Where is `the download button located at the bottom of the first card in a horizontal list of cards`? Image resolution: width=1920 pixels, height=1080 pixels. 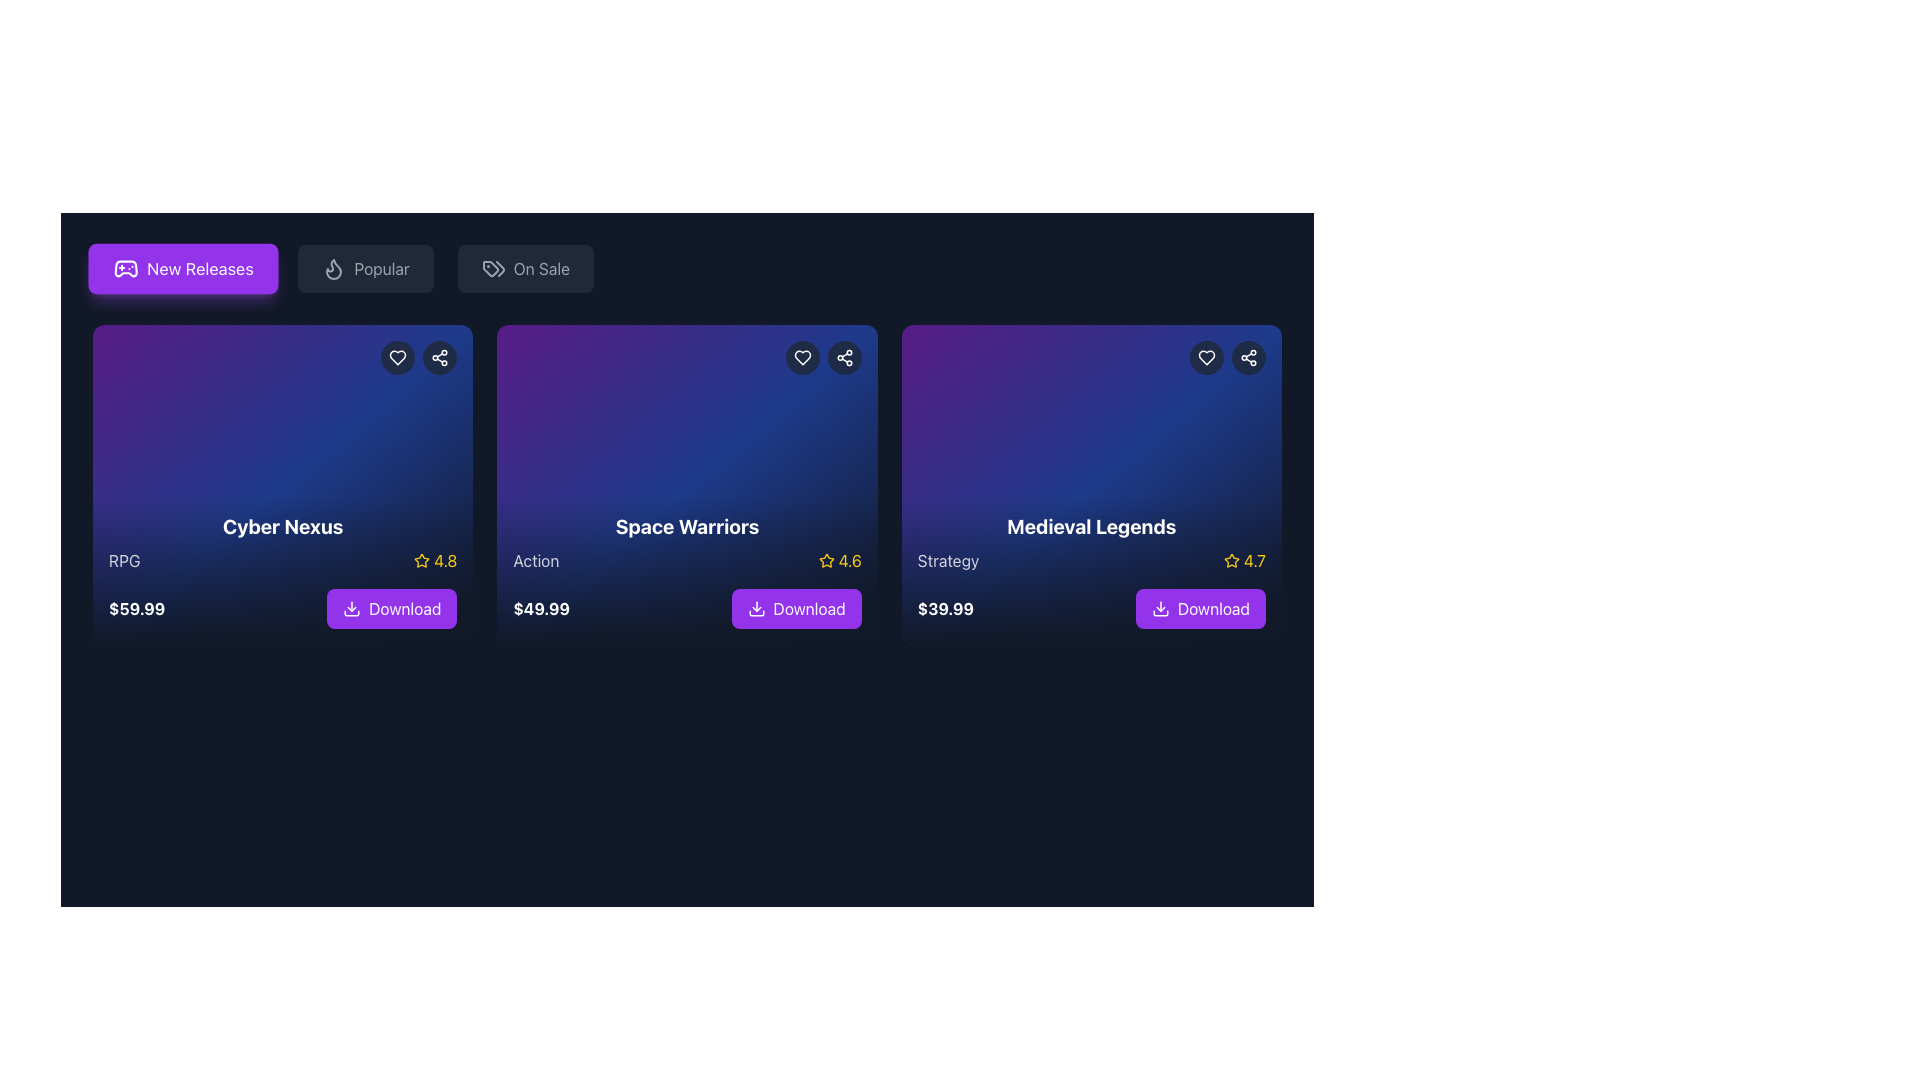 the download button located at the bottom of the first card in a horizontal list of cards is located at coordinates (404, 608).